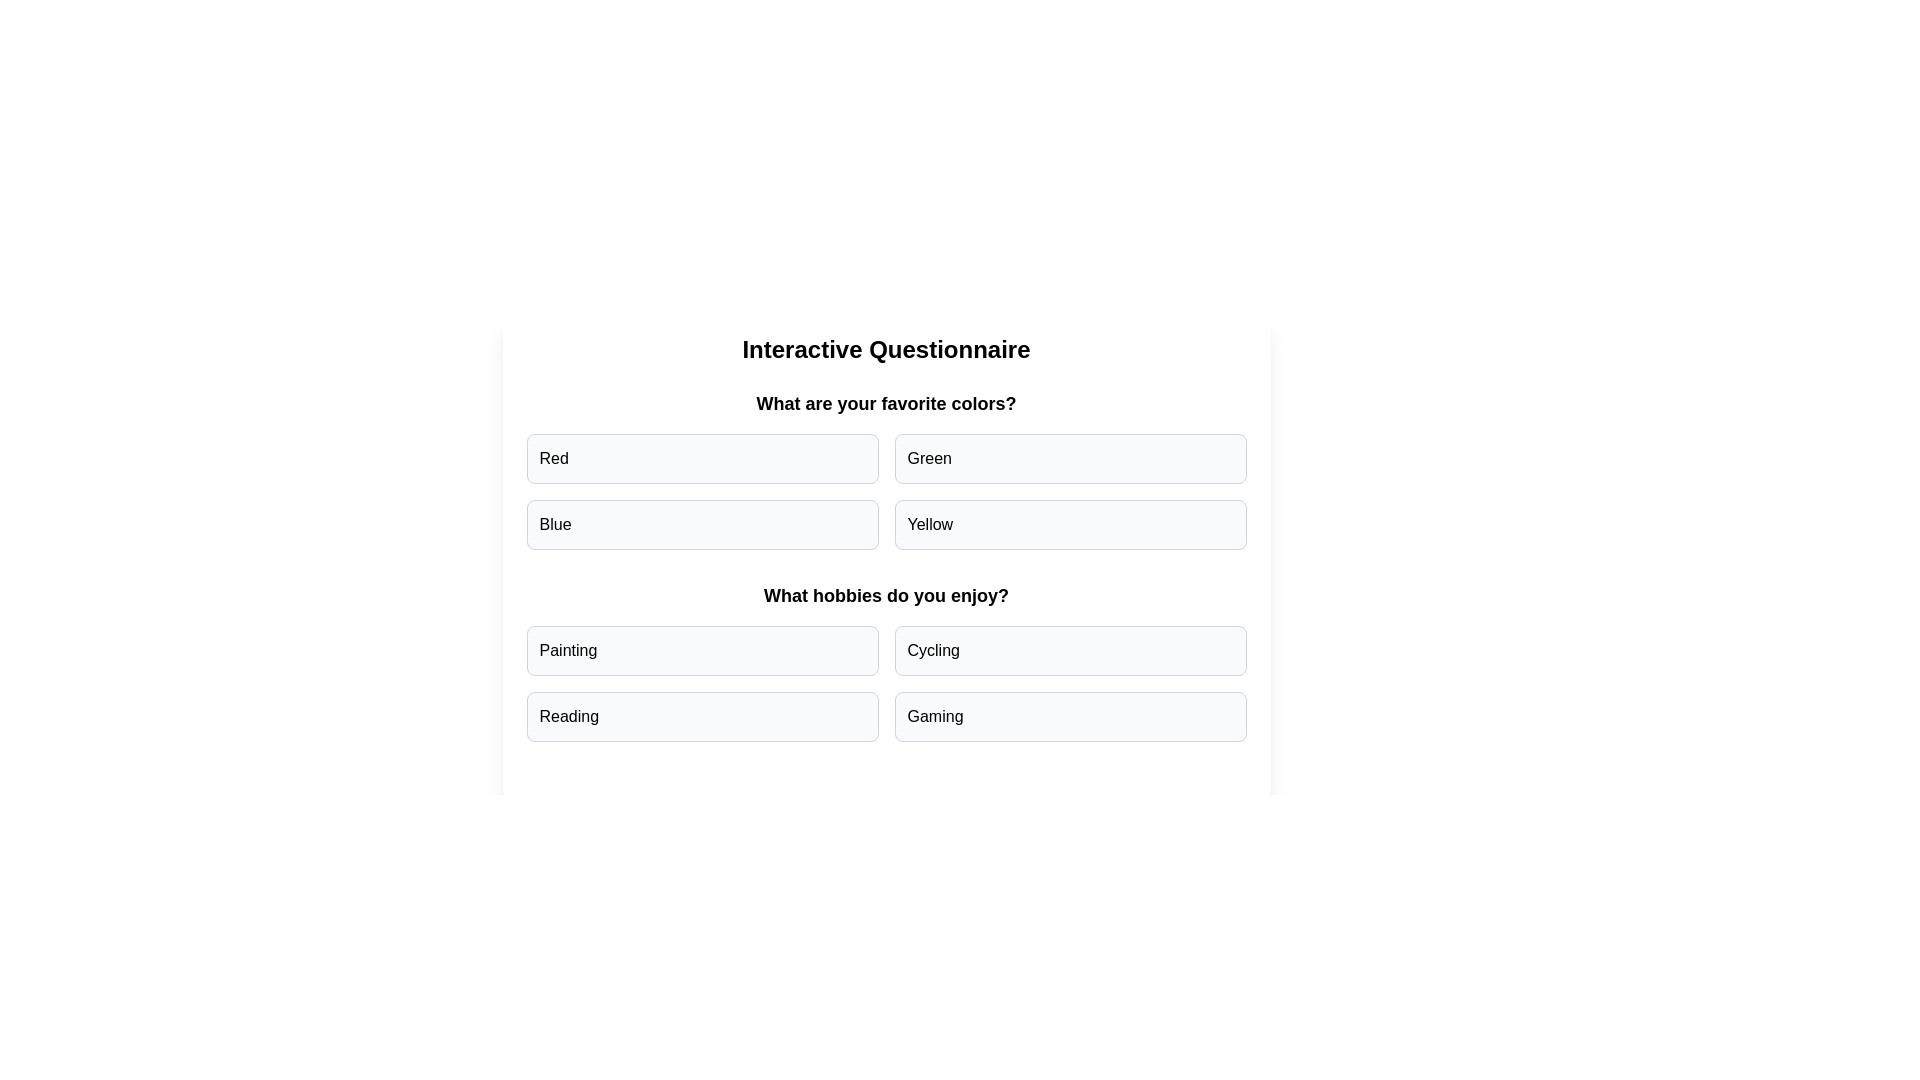 The width and height of the screenshot is (1920, 1080). I want to click on the answer option Red for the question What are your favorite colors?, so click(702, 459).